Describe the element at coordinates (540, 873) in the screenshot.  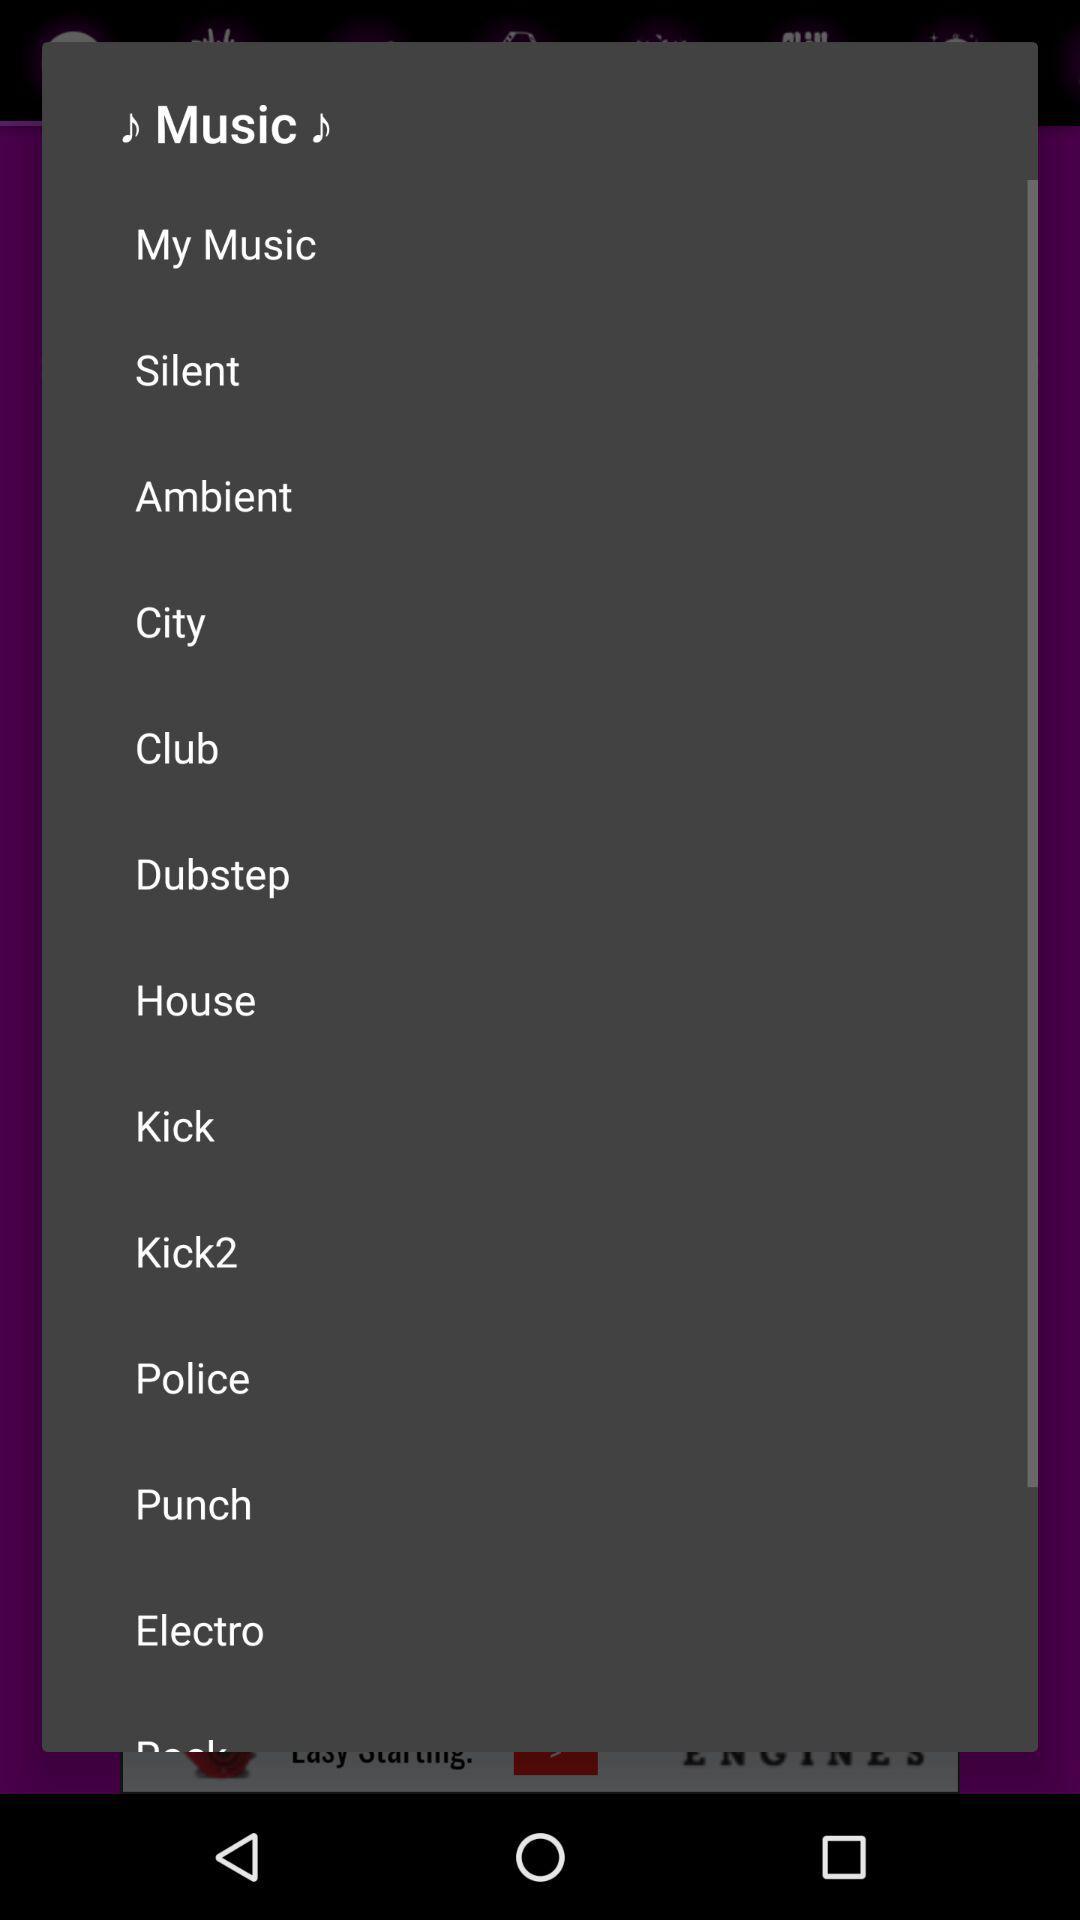
I see `the 		dubstep item` at that location.